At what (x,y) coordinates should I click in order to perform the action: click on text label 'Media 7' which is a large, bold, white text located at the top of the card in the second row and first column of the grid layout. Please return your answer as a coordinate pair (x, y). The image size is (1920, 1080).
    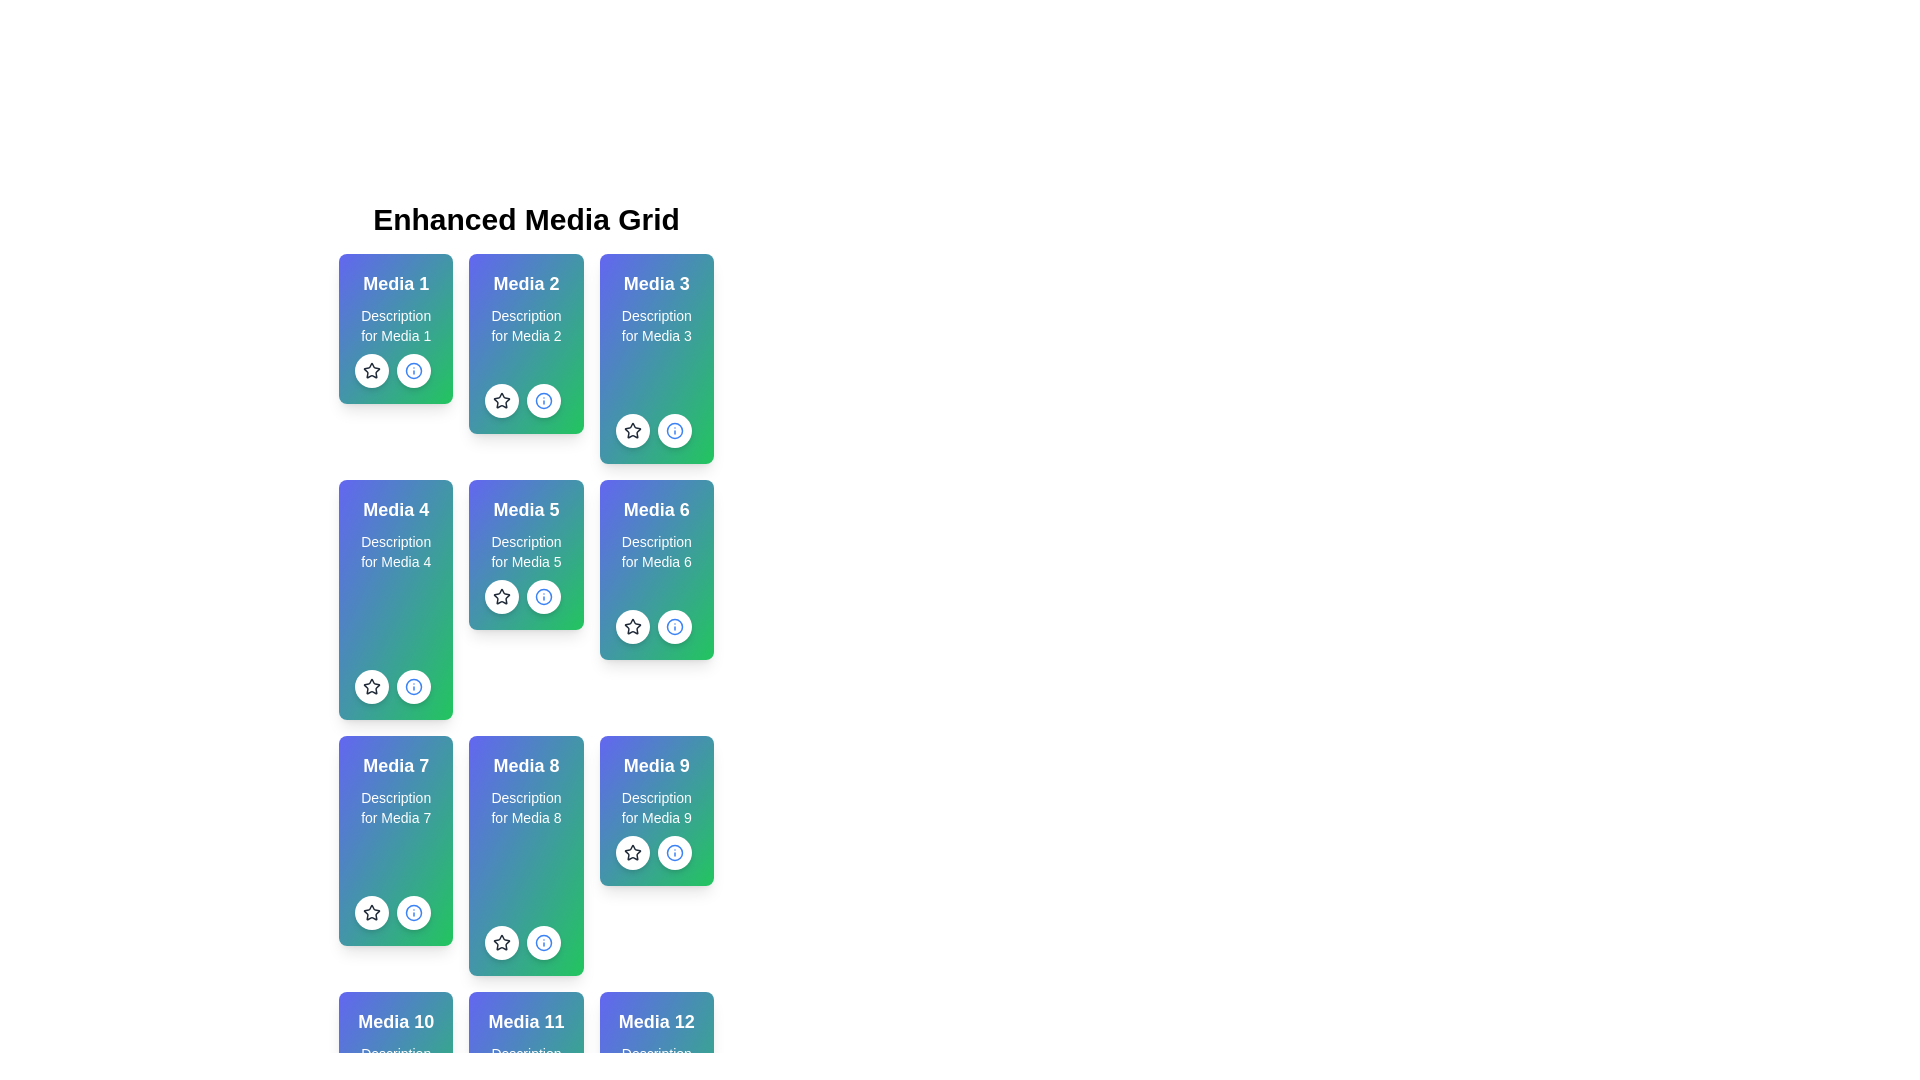
    Looking at the image, I should click on (396, 765).